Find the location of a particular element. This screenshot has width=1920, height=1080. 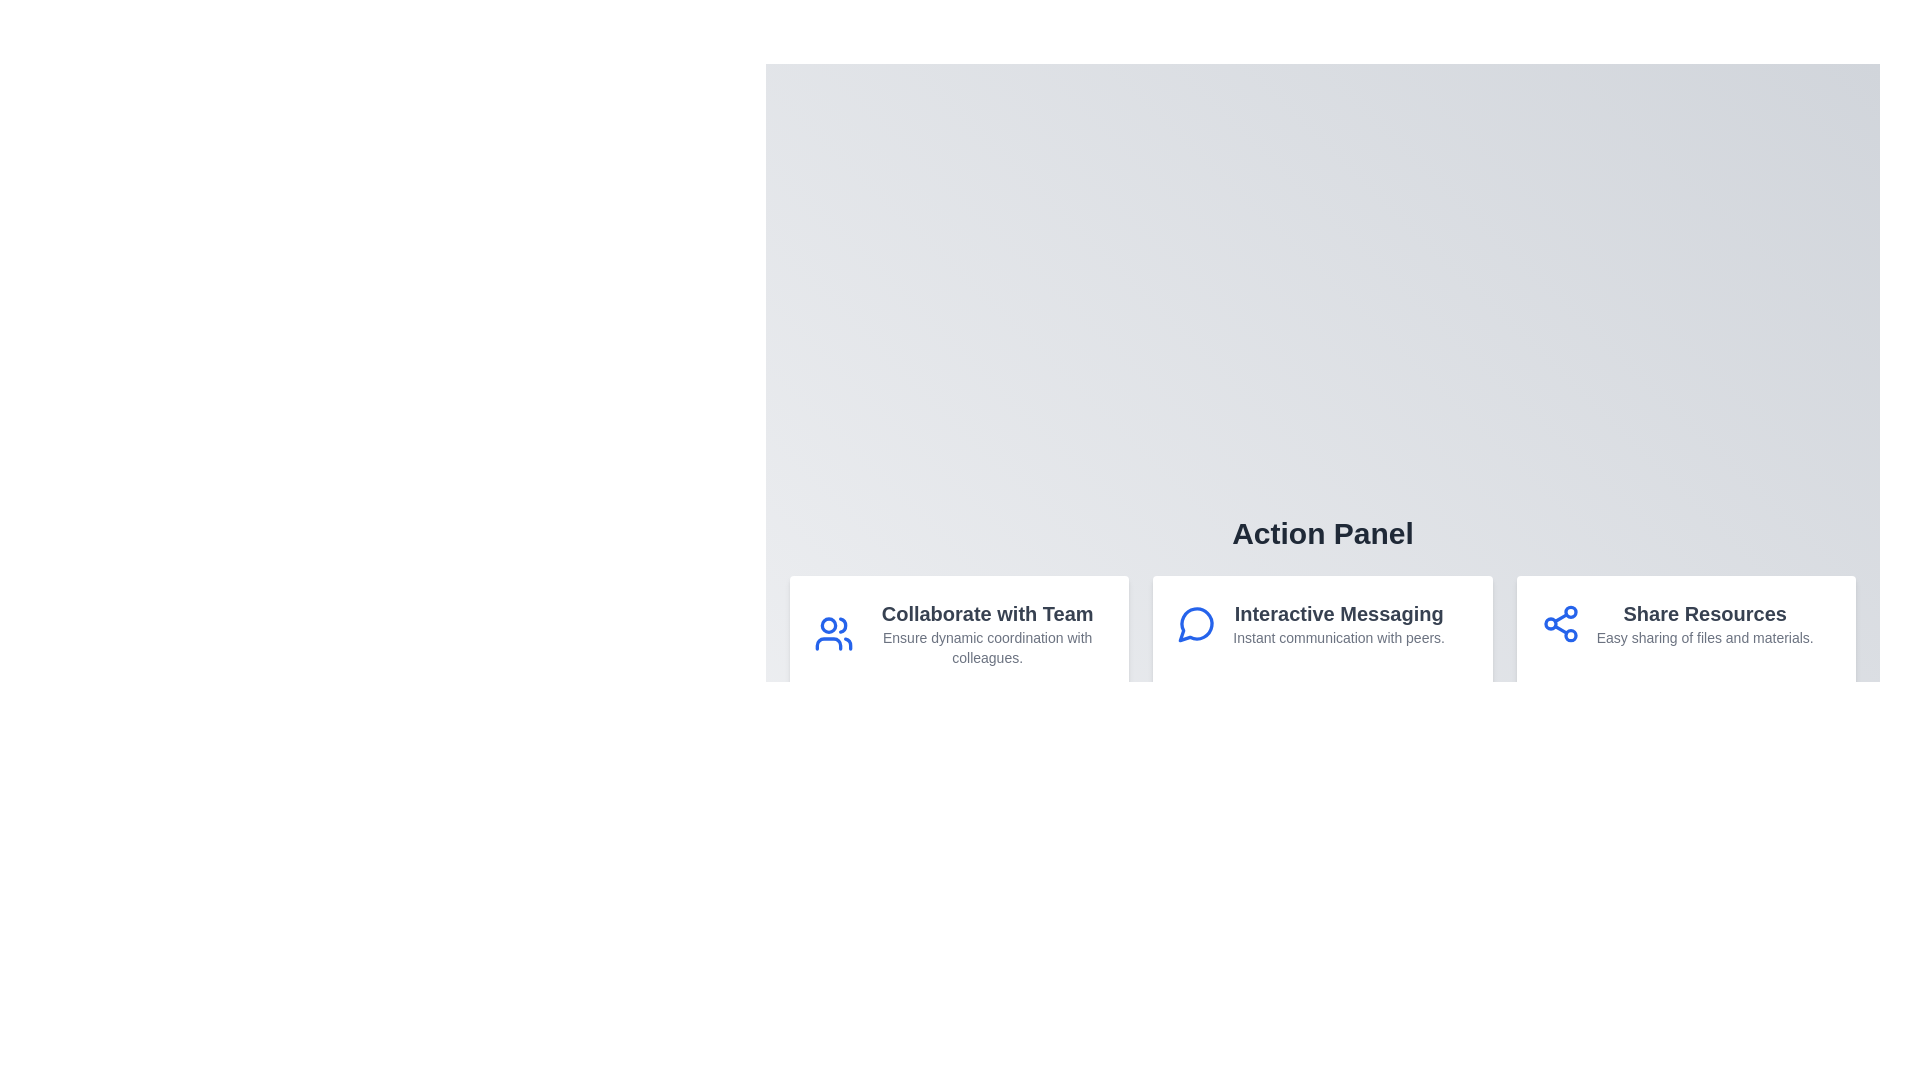

the collaboration icon located on the far left side above the text 'Collaborate with Team' in the first column of the three cards section is located at coordinates (834, 633).